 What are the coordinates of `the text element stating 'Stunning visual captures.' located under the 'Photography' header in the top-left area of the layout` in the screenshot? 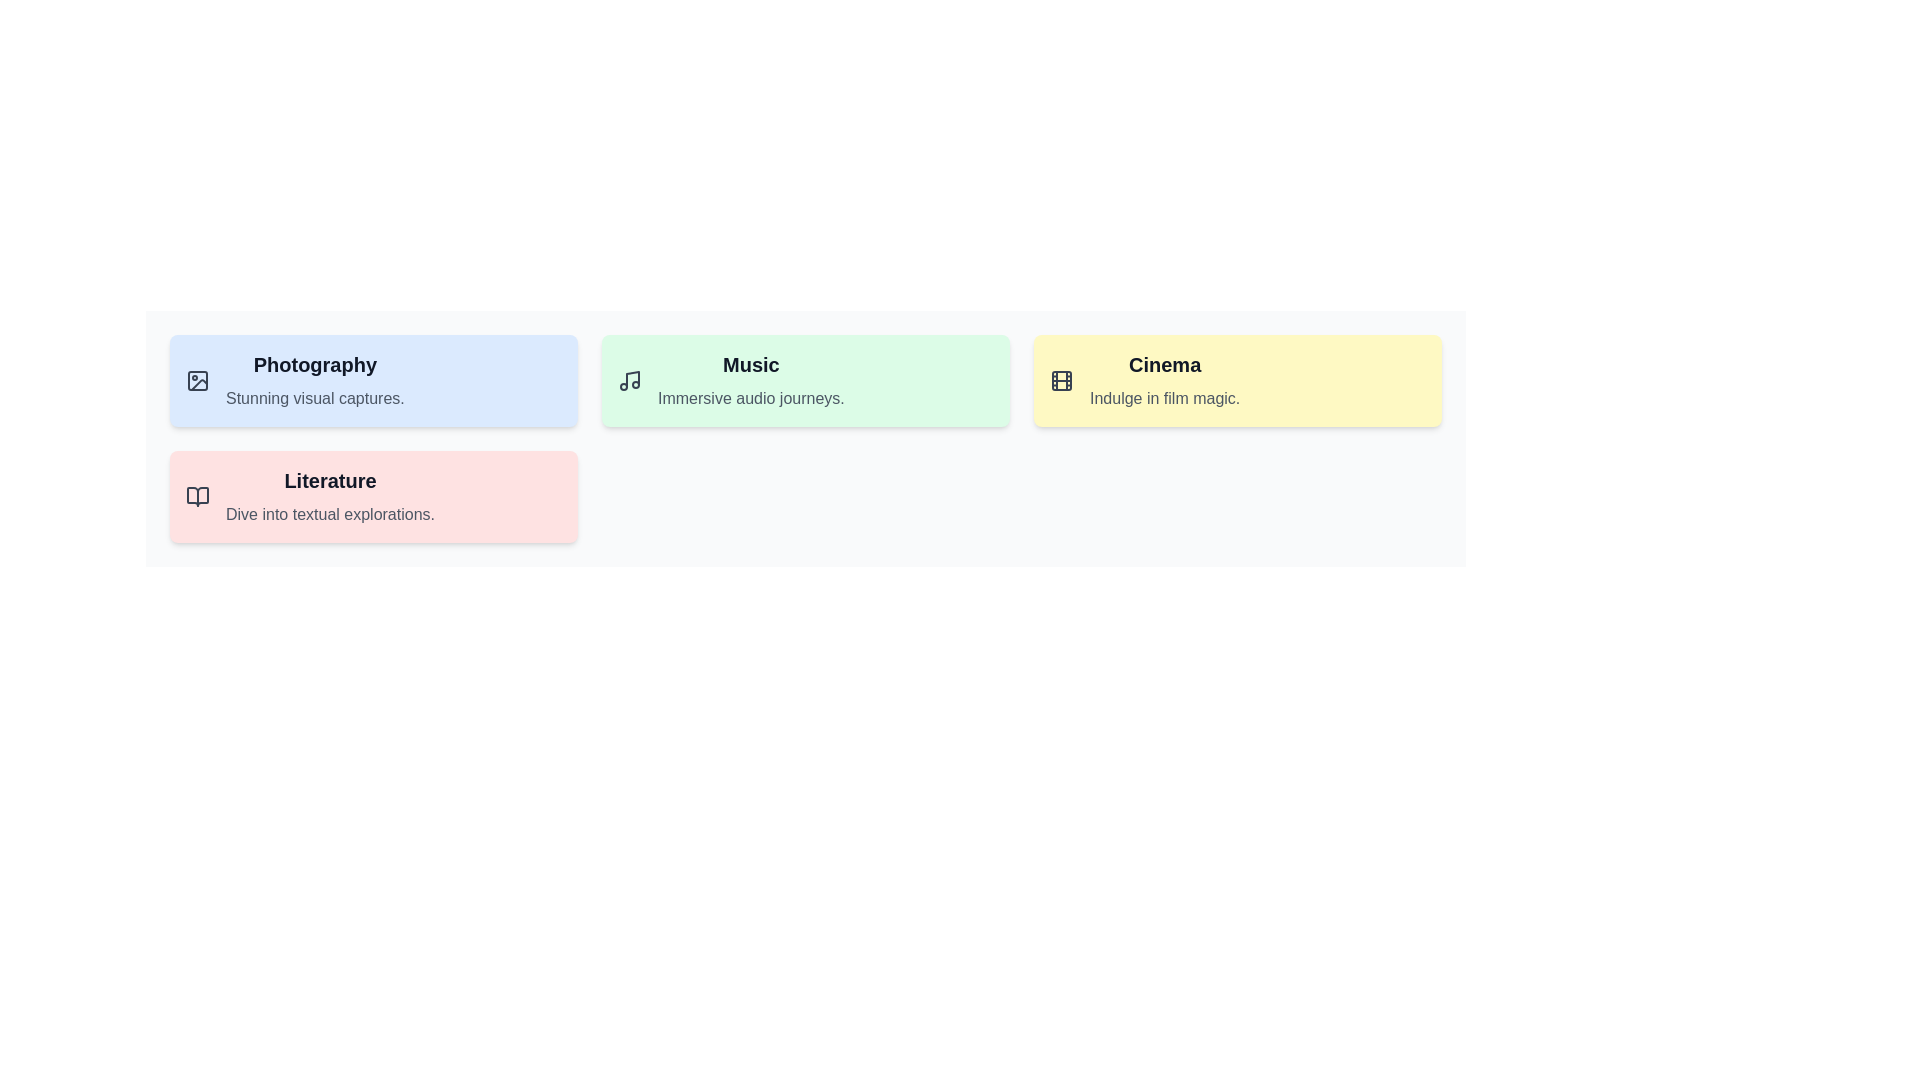 It's located at (314, 398).